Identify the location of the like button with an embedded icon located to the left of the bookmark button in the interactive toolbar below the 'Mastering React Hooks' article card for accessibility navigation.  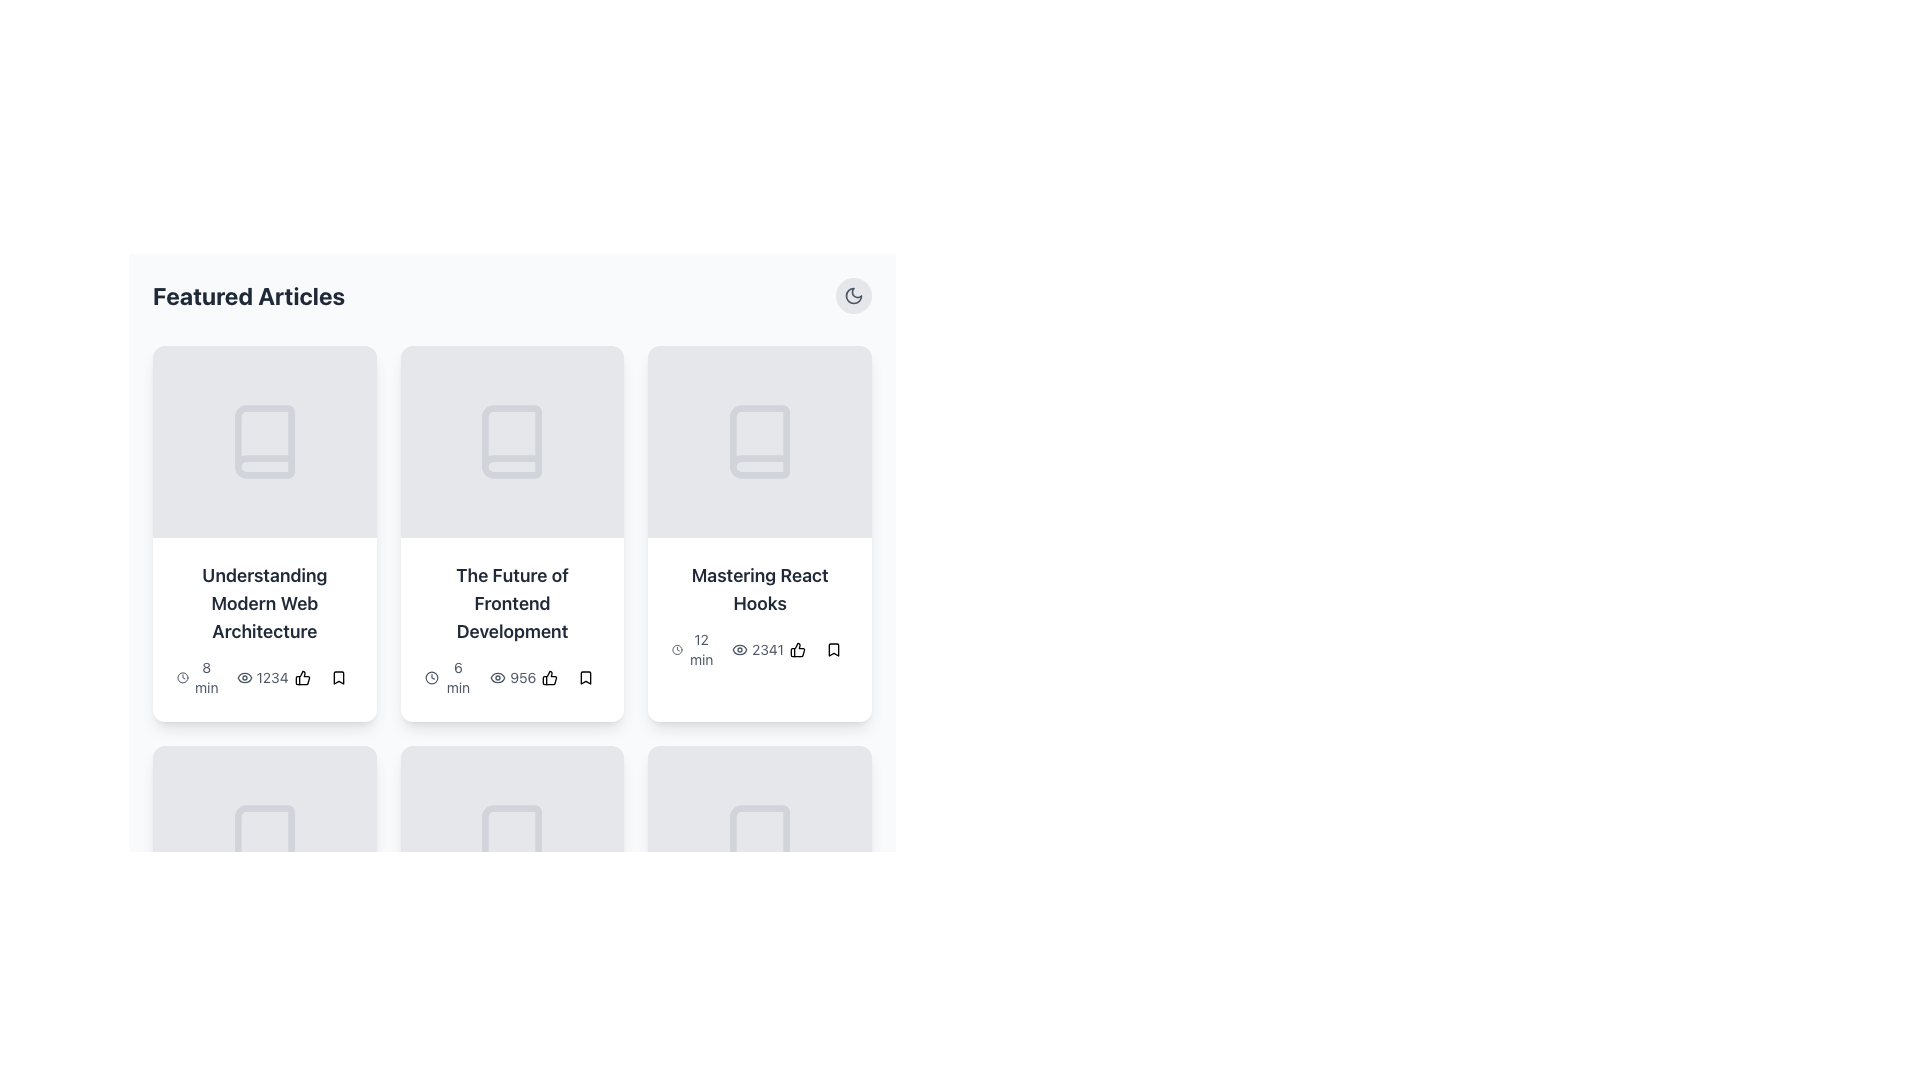
(796, 650).